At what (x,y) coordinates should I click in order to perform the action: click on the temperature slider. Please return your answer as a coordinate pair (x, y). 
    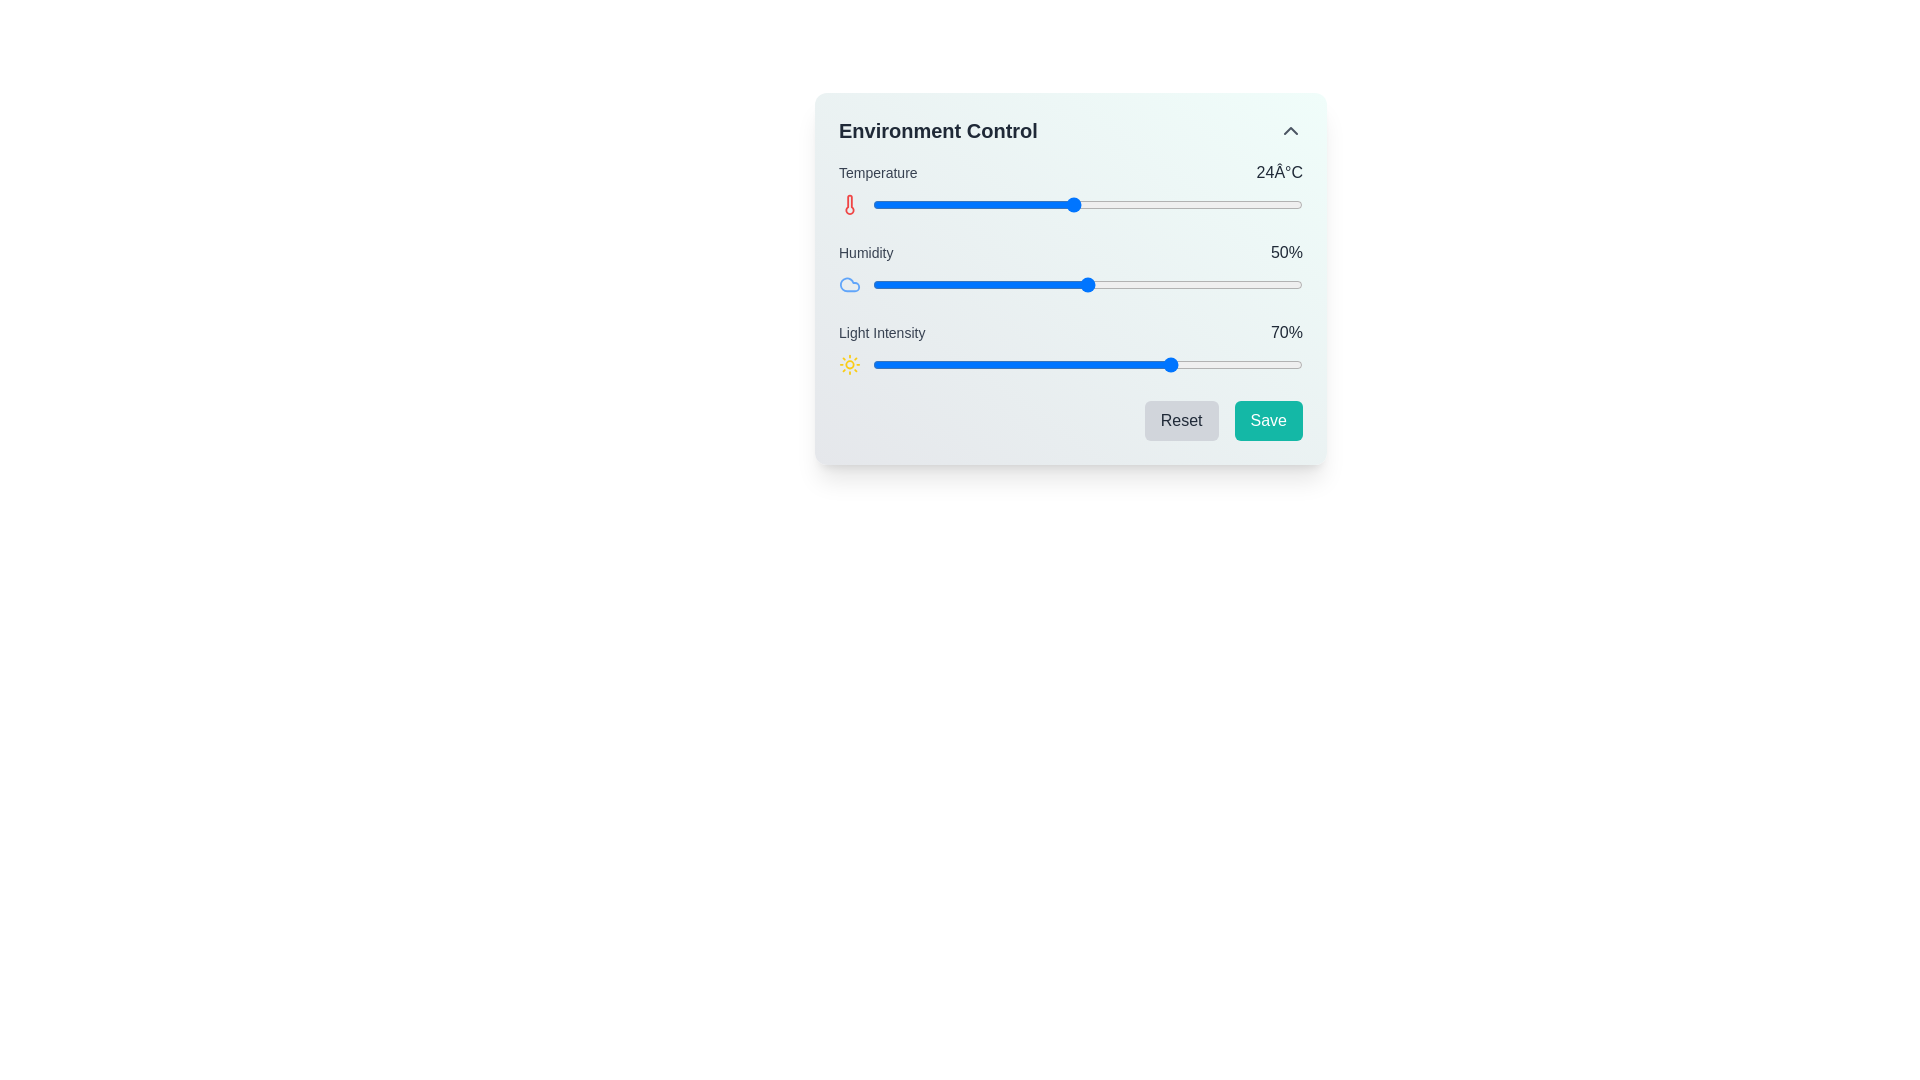
    Looking at the image, I should click on (1230, 204).